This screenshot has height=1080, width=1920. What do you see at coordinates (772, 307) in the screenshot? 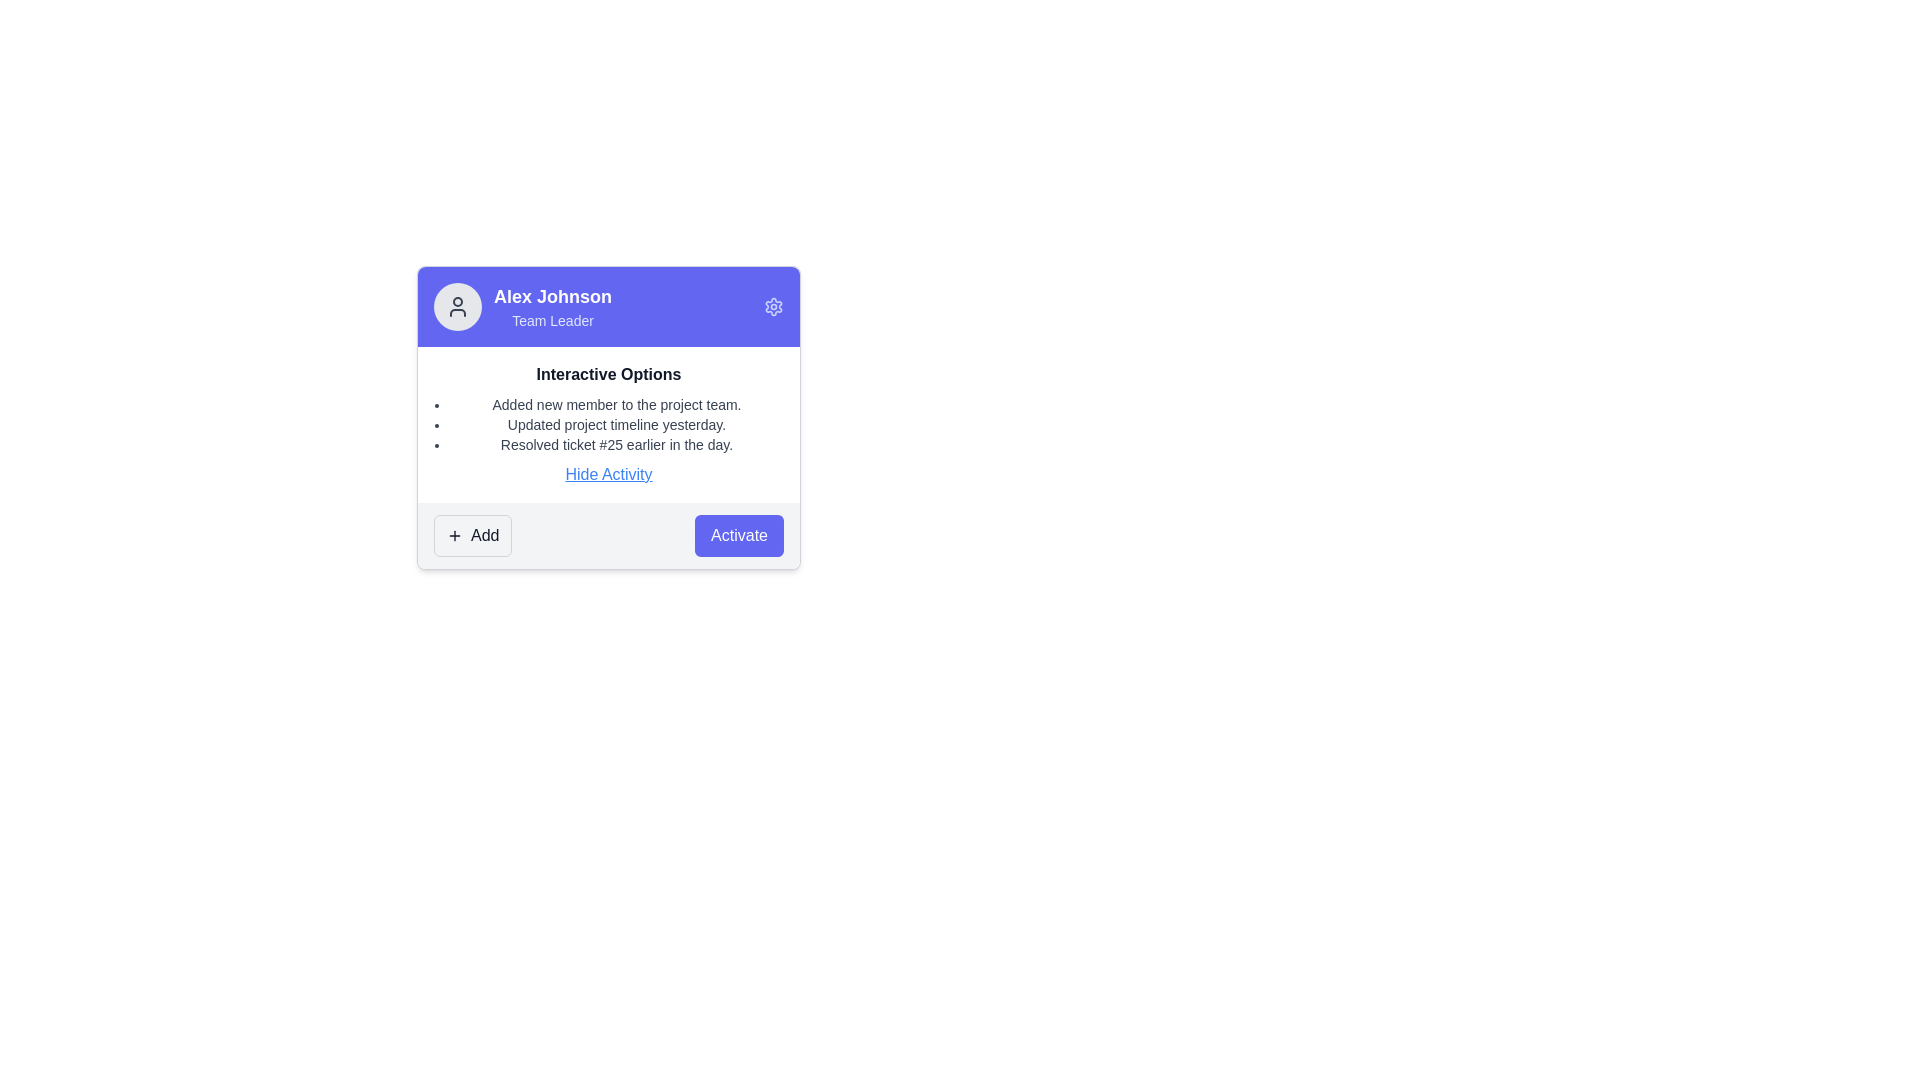
I see `the gear icon in the top-right corner of the user information card` at bounding box center [772, 307].